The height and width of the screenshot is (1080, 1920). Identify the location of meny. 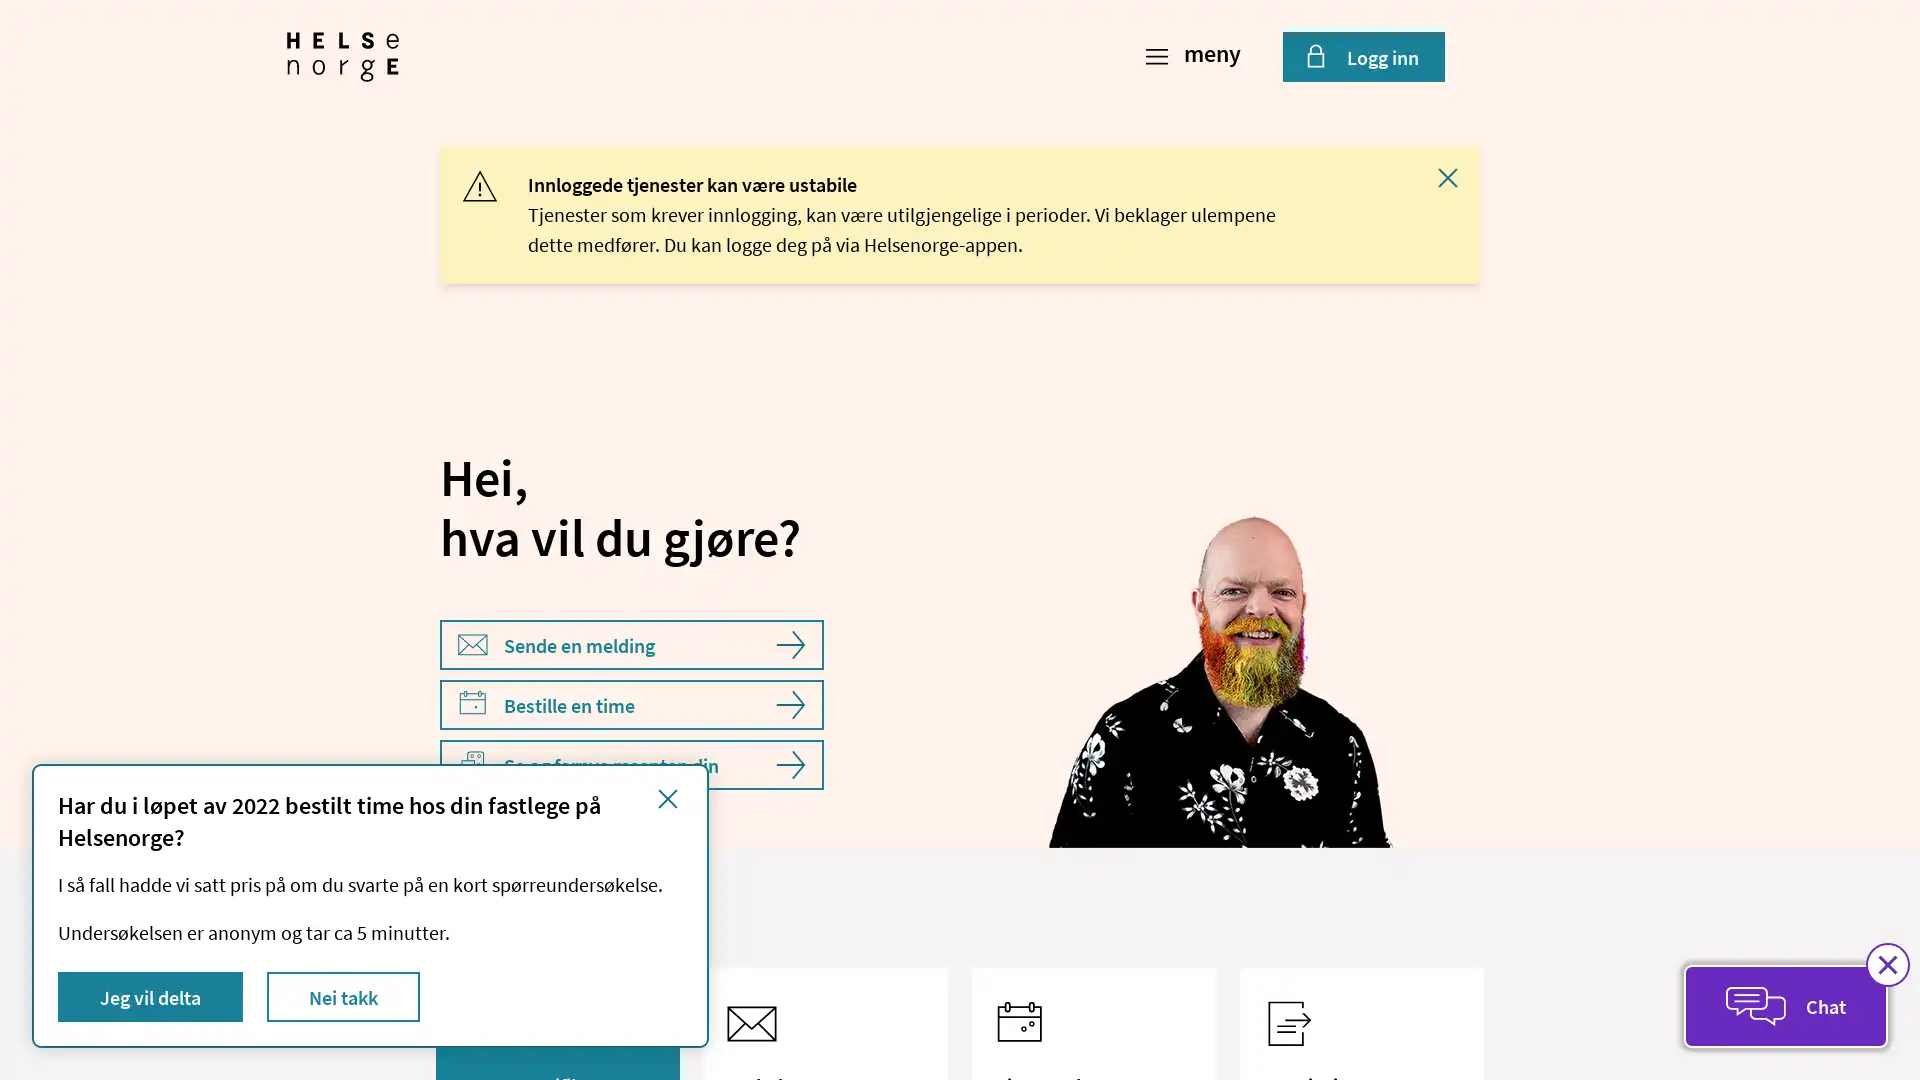
(1195, 56).